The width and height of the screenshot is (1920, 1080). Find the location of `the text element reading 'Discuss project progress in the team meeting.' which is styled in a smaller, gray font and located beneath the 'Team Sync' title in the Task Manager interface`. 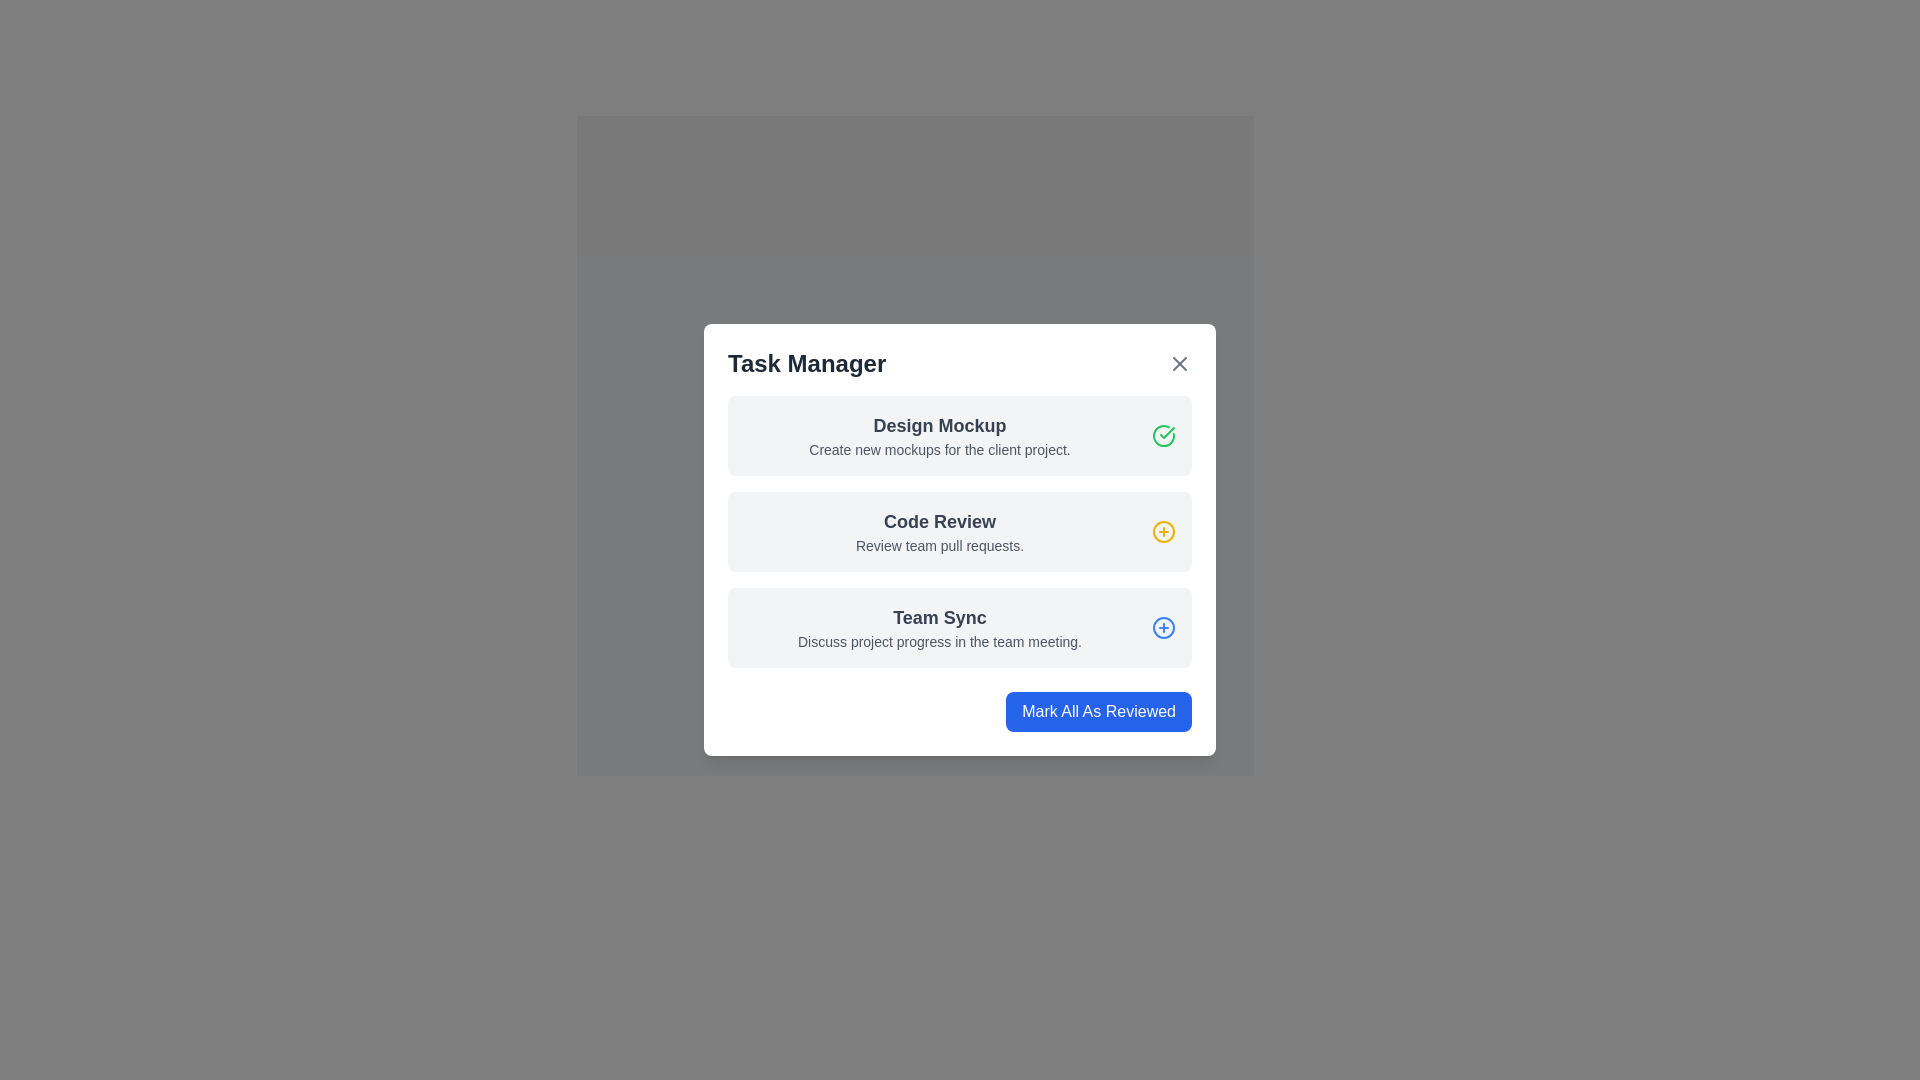

the text element reading 'Discuss project progress in the team meeting.' which is styled in a smaller, gray font and located beneath the 'Team Sync' title in the Task Manager interface is located at coordinates (939, 641).